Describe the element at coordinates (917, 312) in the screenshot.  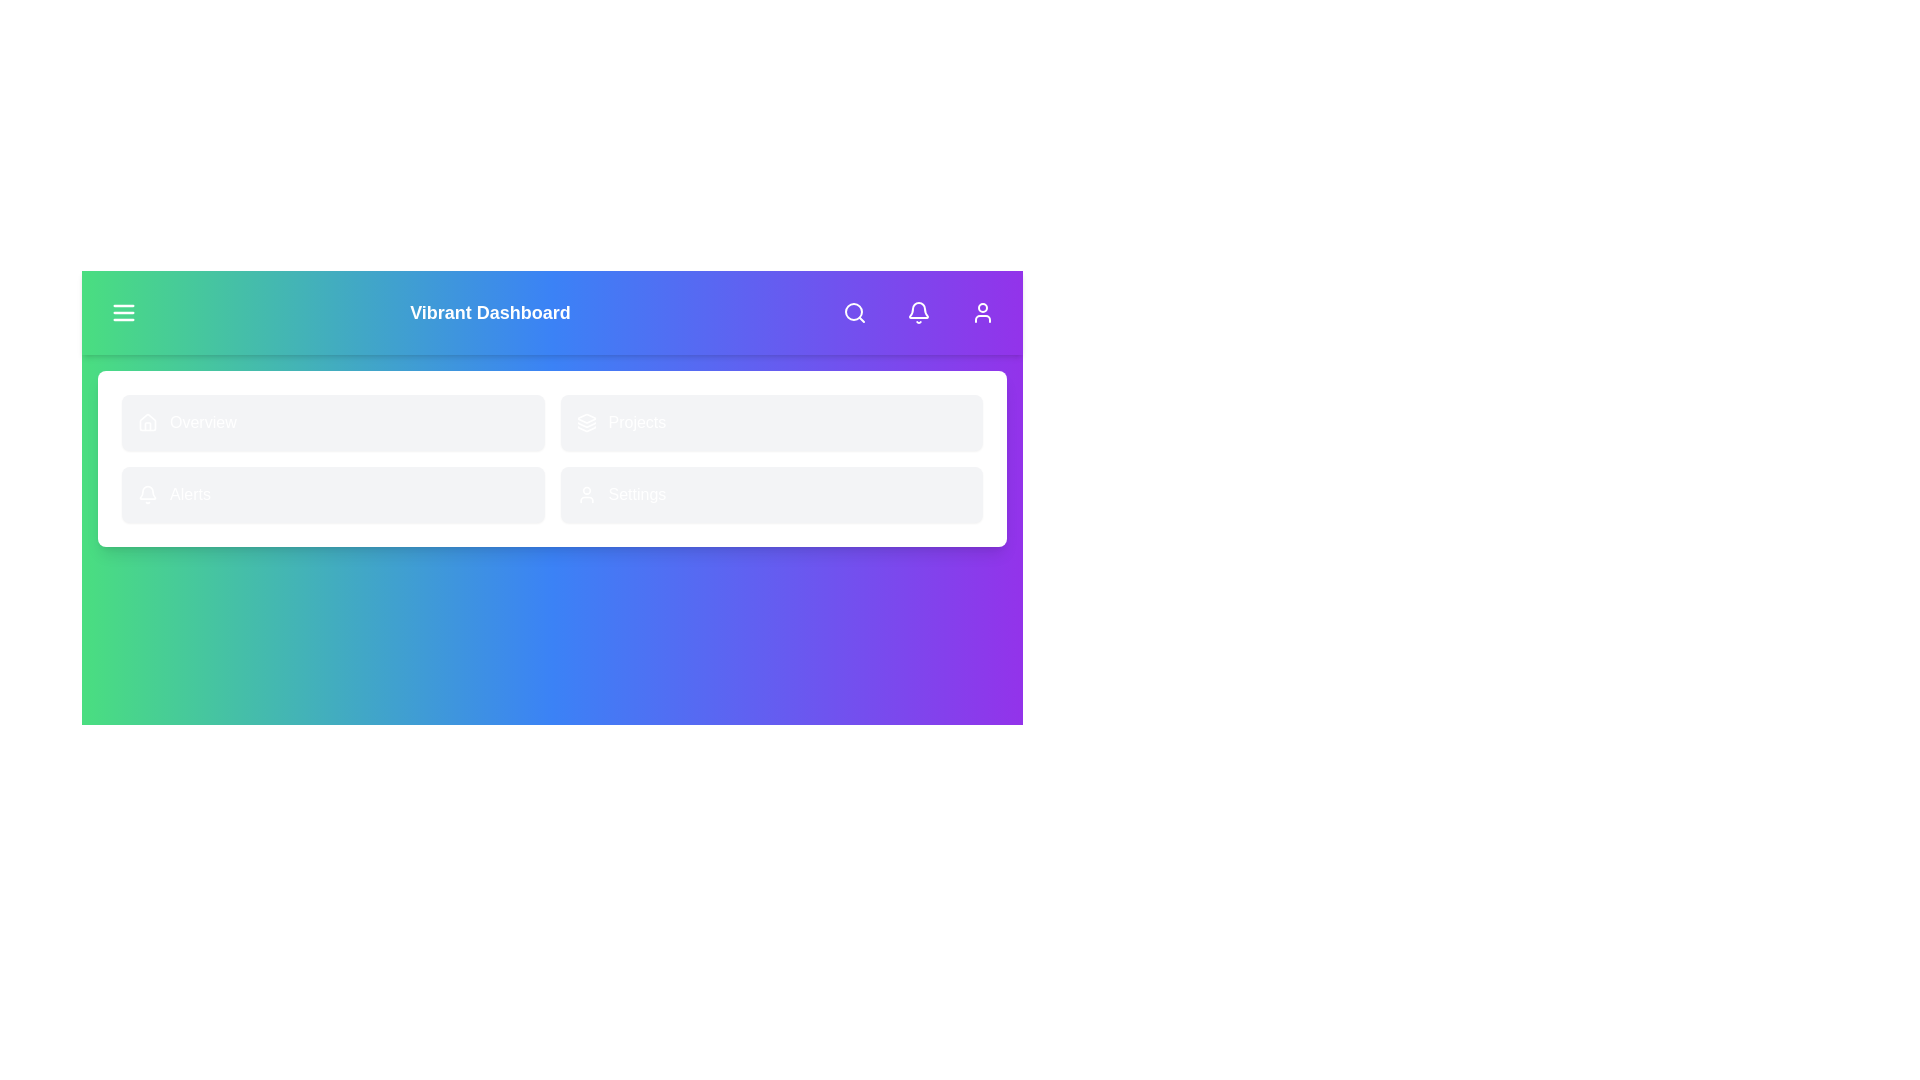
I see `the Notifications button at the top right of the app bar` at that location.